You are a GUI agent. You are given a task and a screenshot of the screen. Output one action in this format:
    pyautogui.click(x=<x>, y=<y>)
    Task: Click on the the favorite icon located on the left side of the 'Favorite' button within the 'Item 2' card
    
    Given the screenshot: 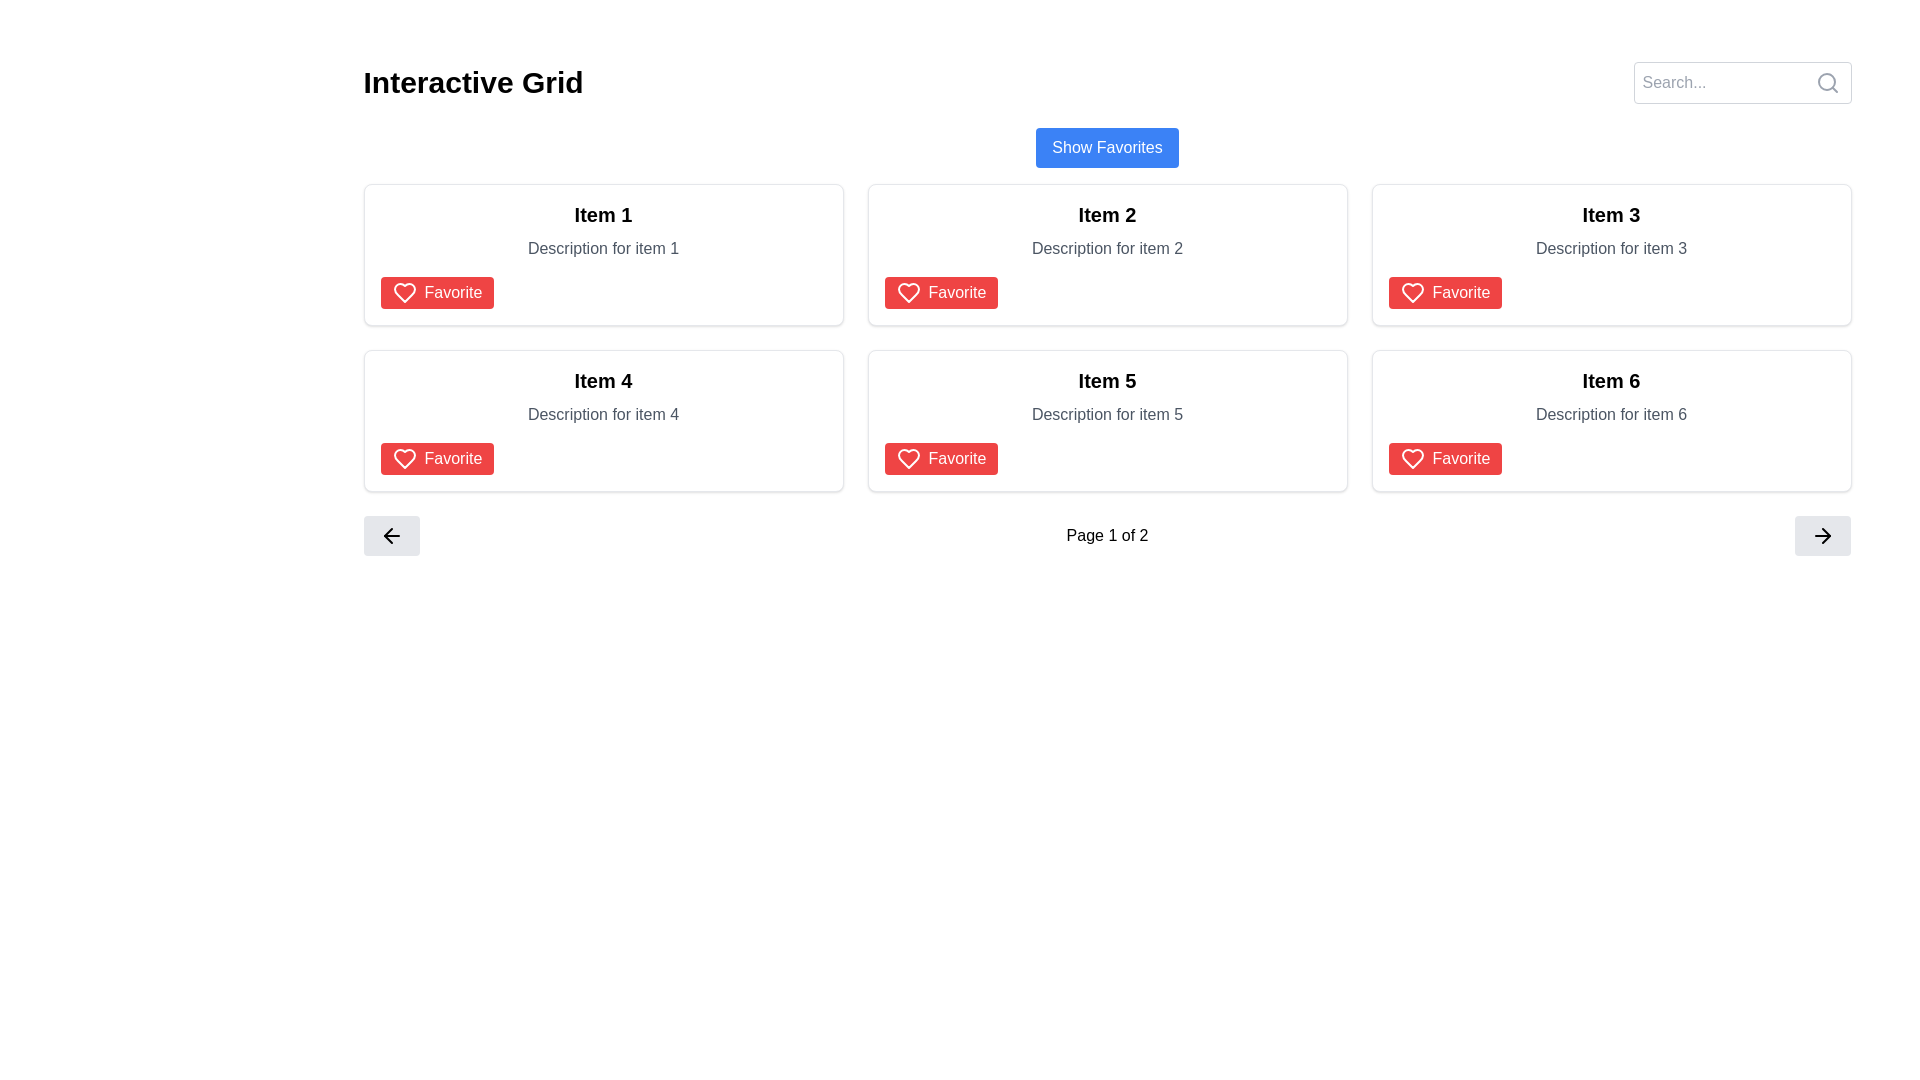 What is the action you would take?
    pyautogui.click(x=907, y=293)
    